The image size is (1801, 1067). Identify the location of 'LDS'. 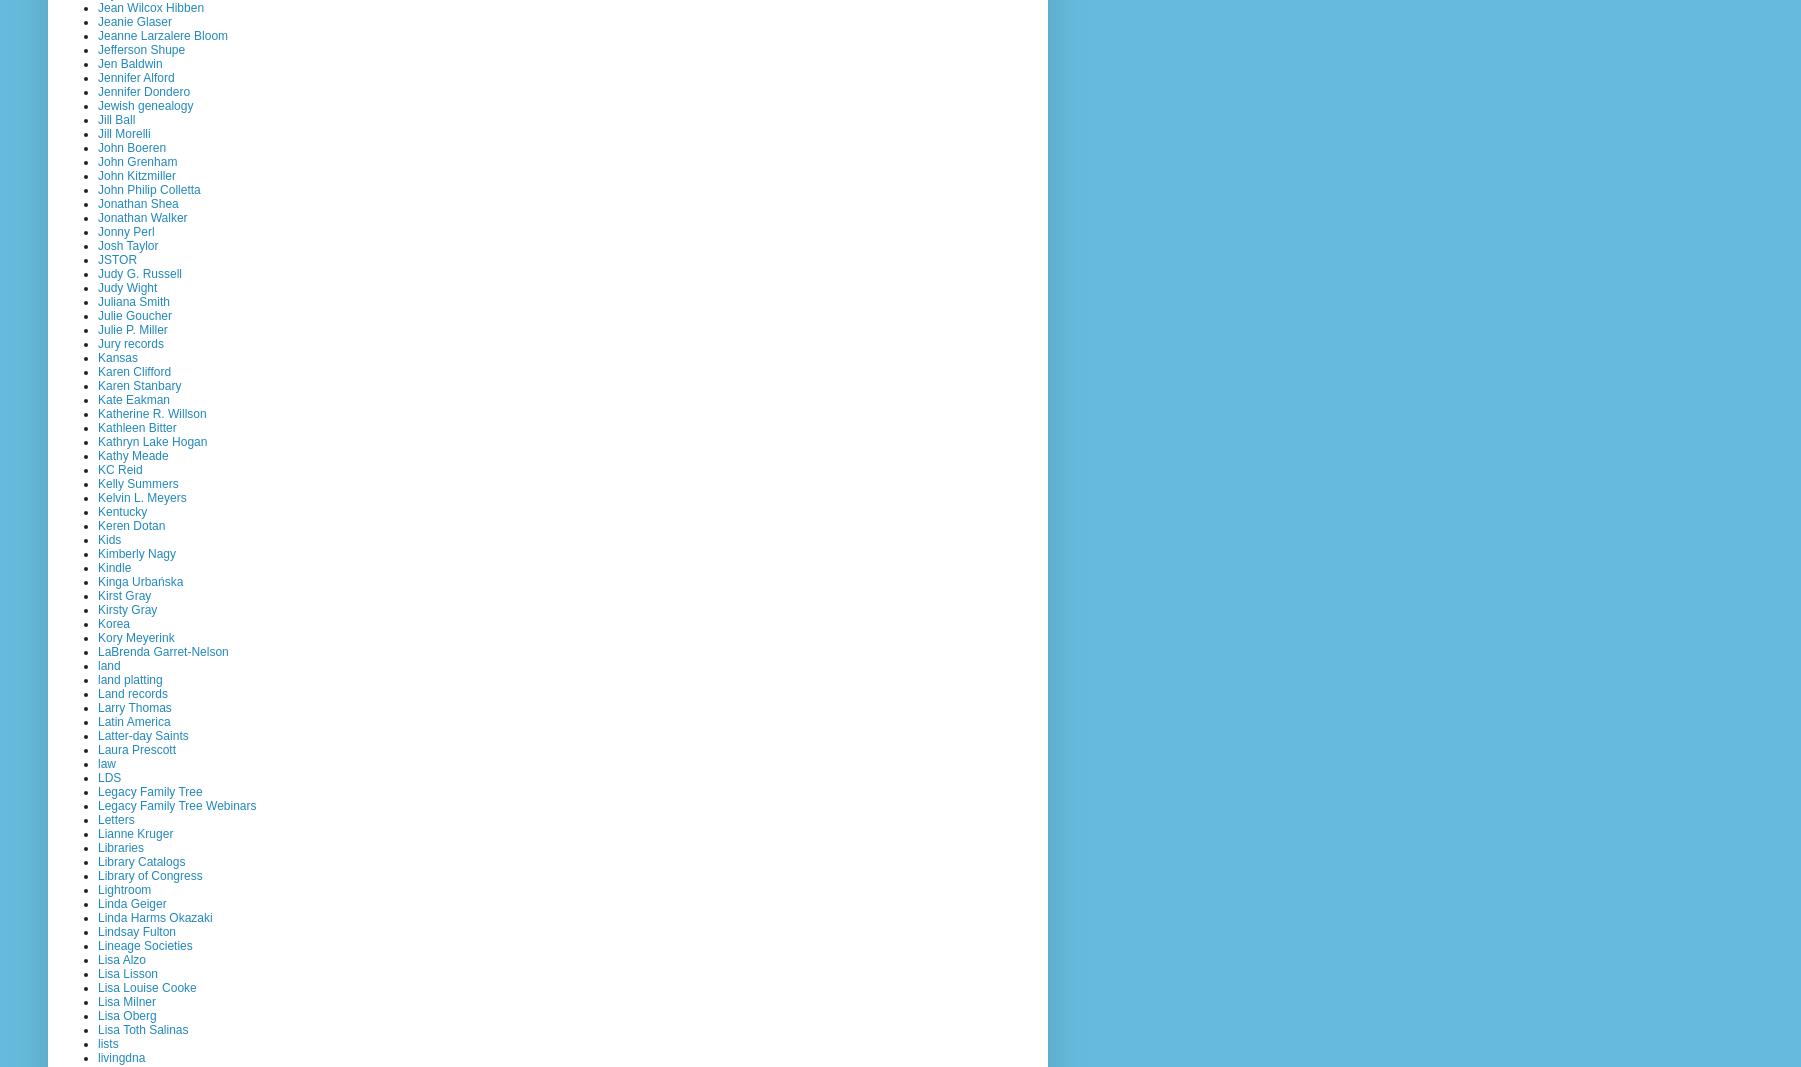
(109, 775).